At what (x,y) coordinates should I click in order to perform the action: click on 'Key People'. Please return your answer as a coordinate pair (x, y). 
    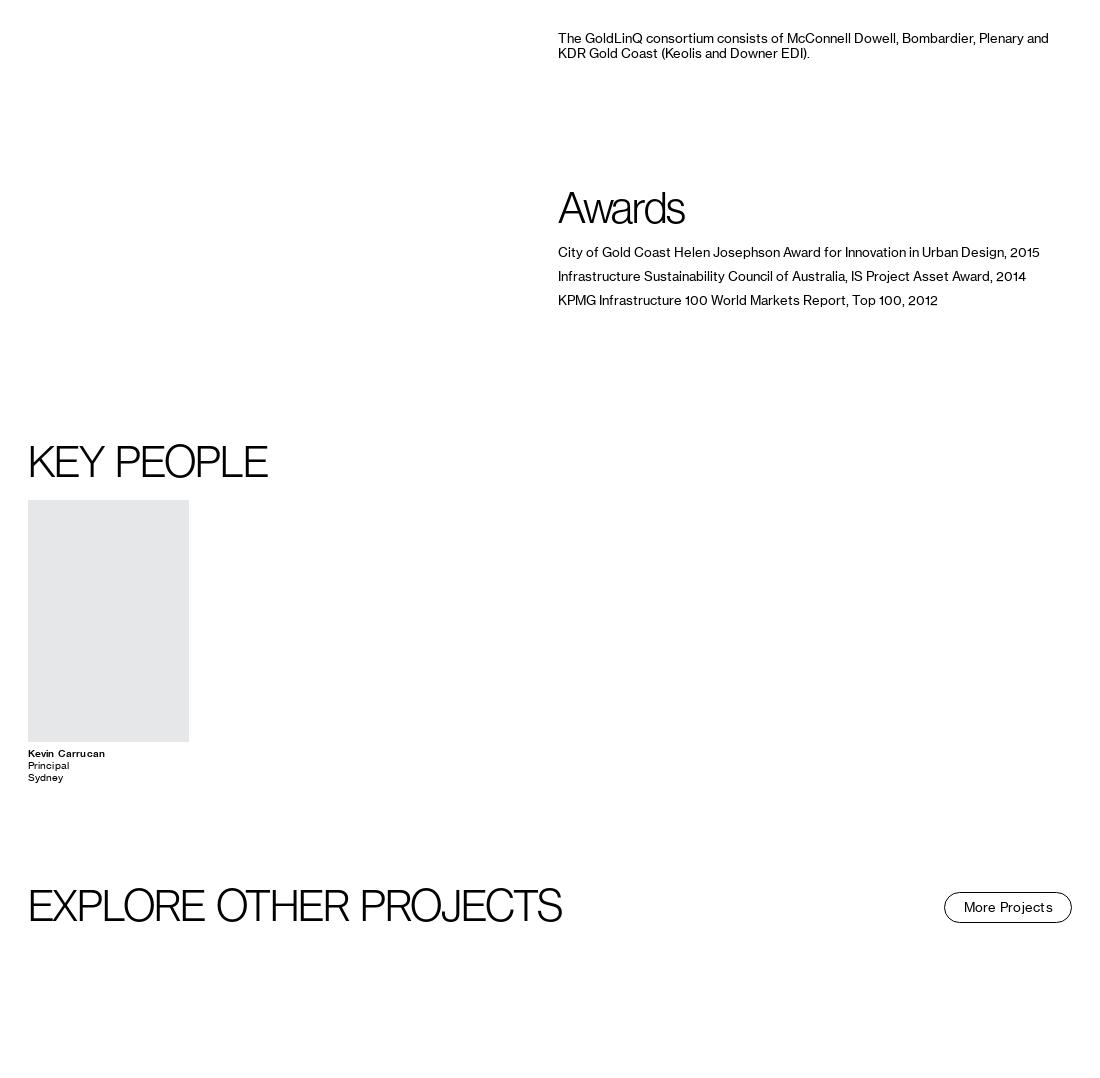
    Looking at the image, I should click on (145, 461).